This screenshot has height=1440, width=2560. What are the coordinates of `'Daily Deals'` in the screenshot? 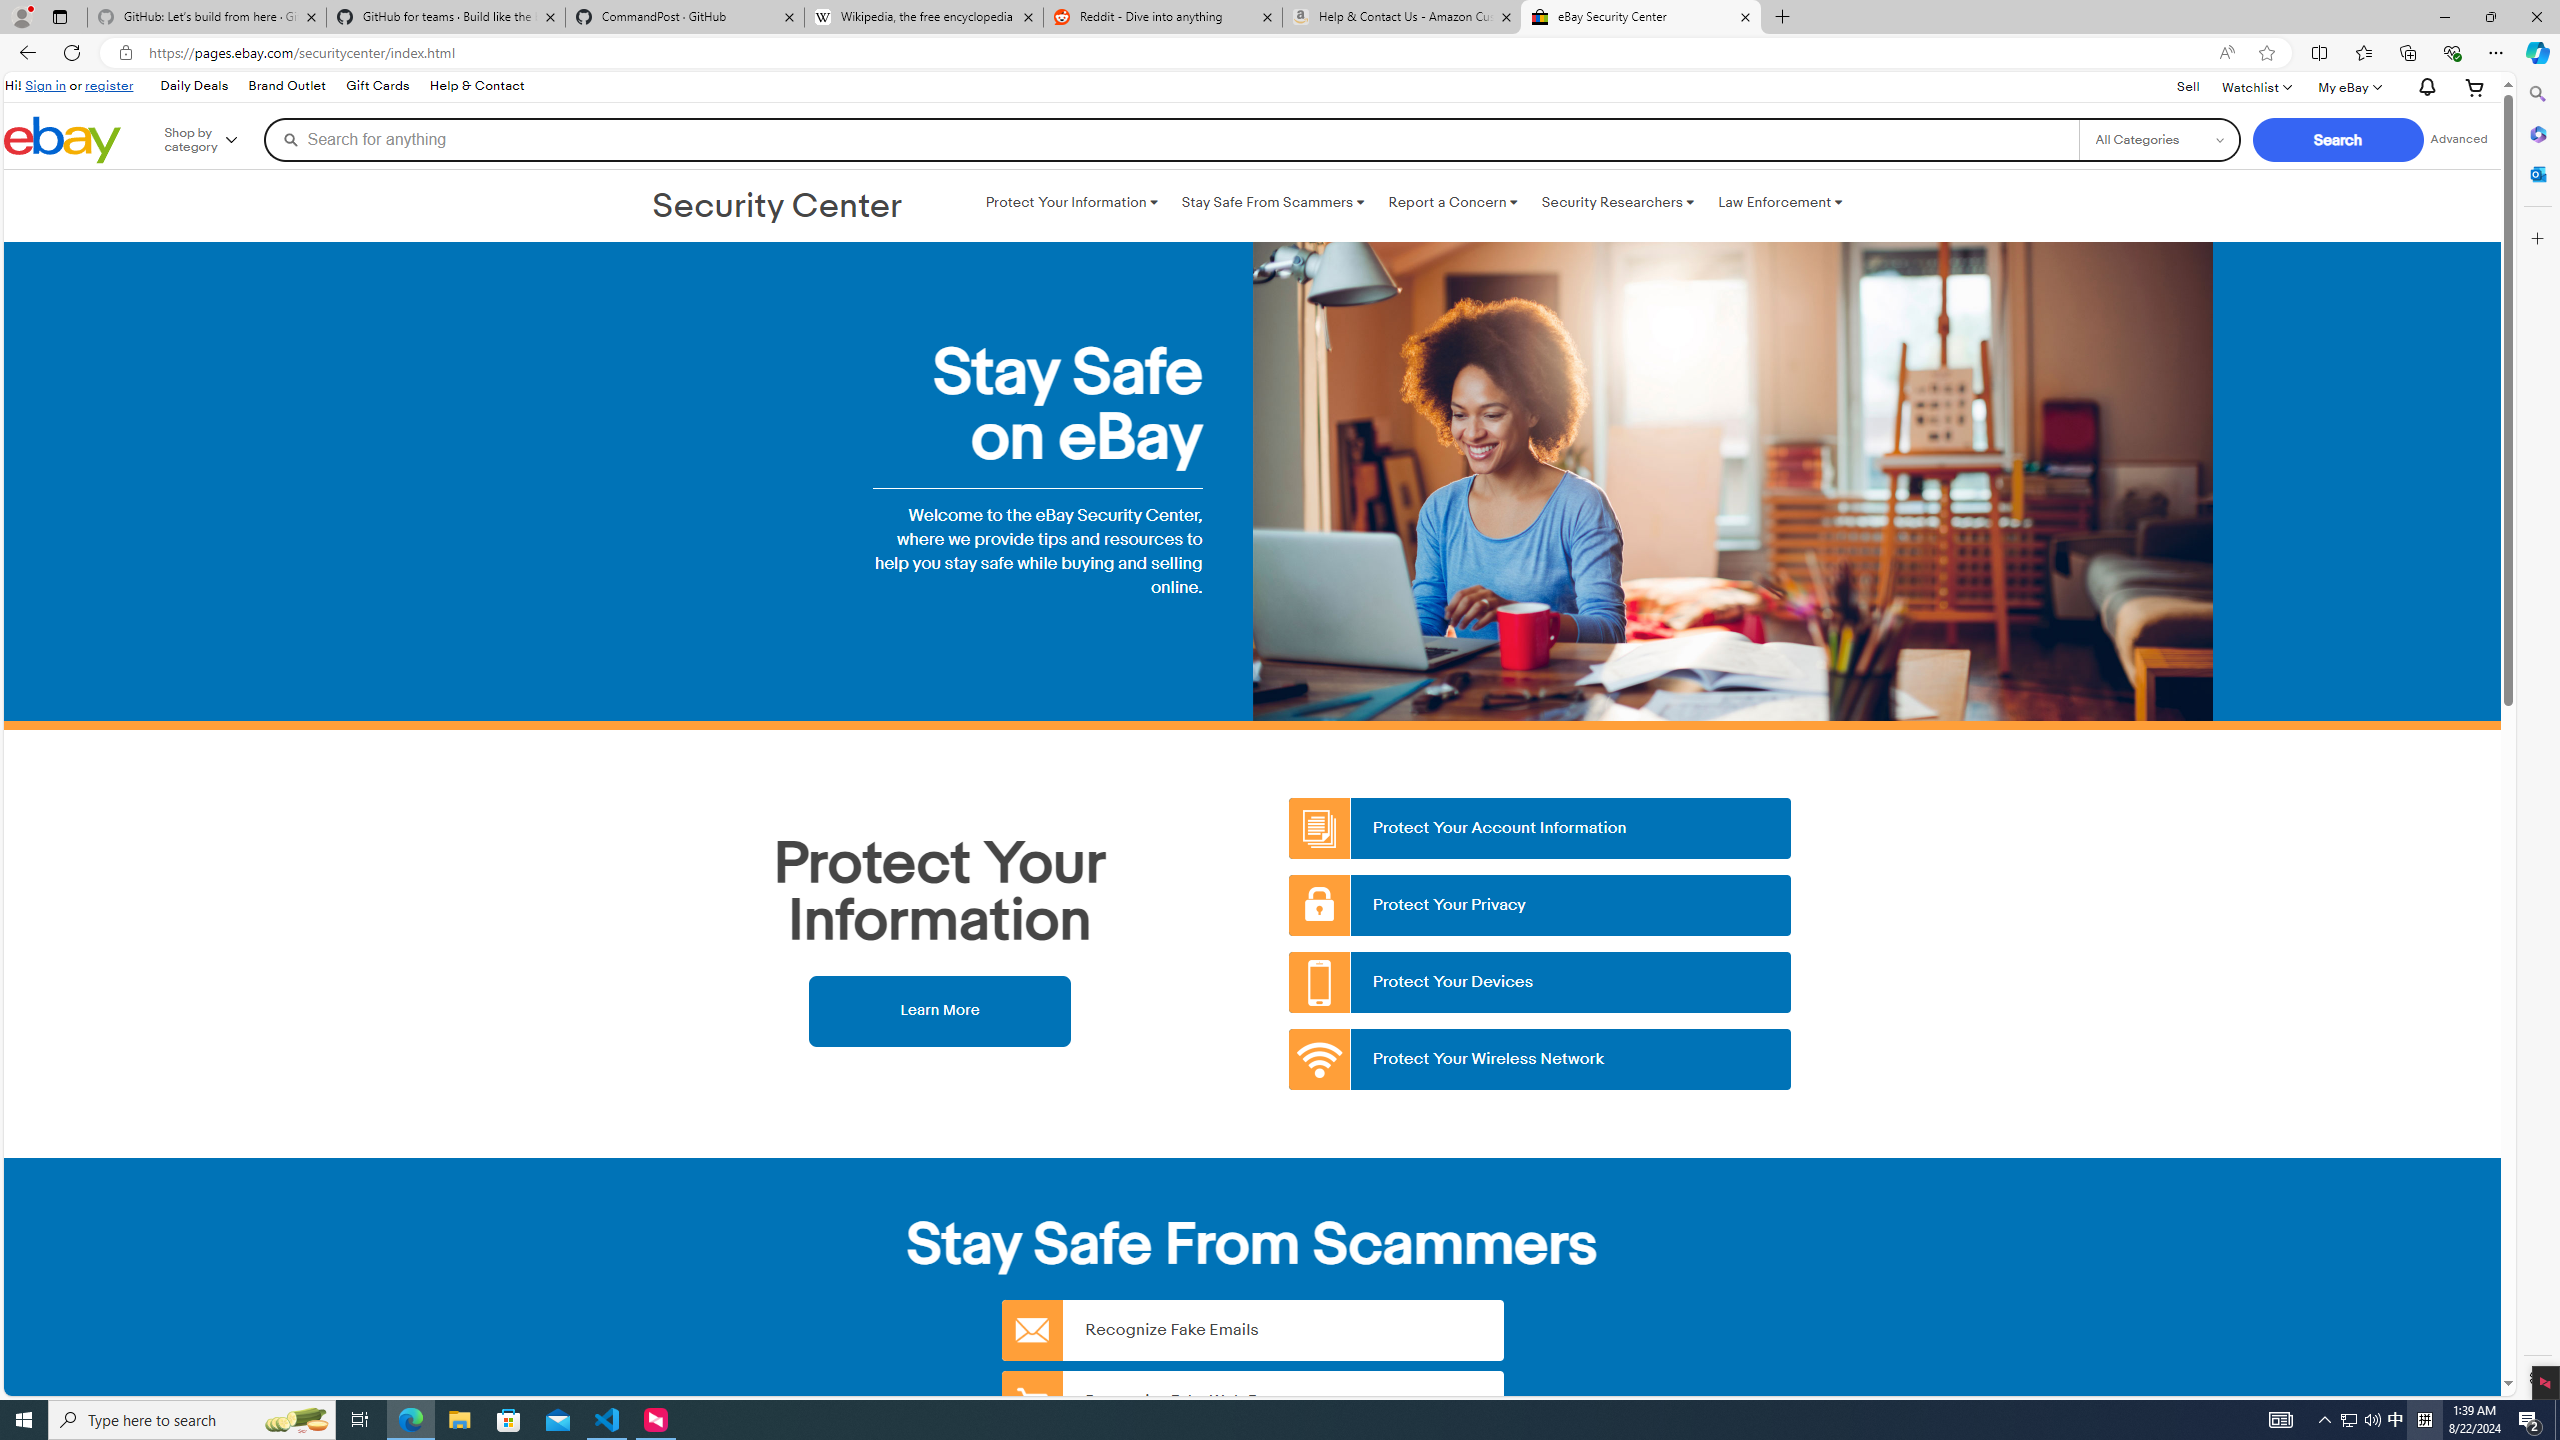 It's located at (192, 85).